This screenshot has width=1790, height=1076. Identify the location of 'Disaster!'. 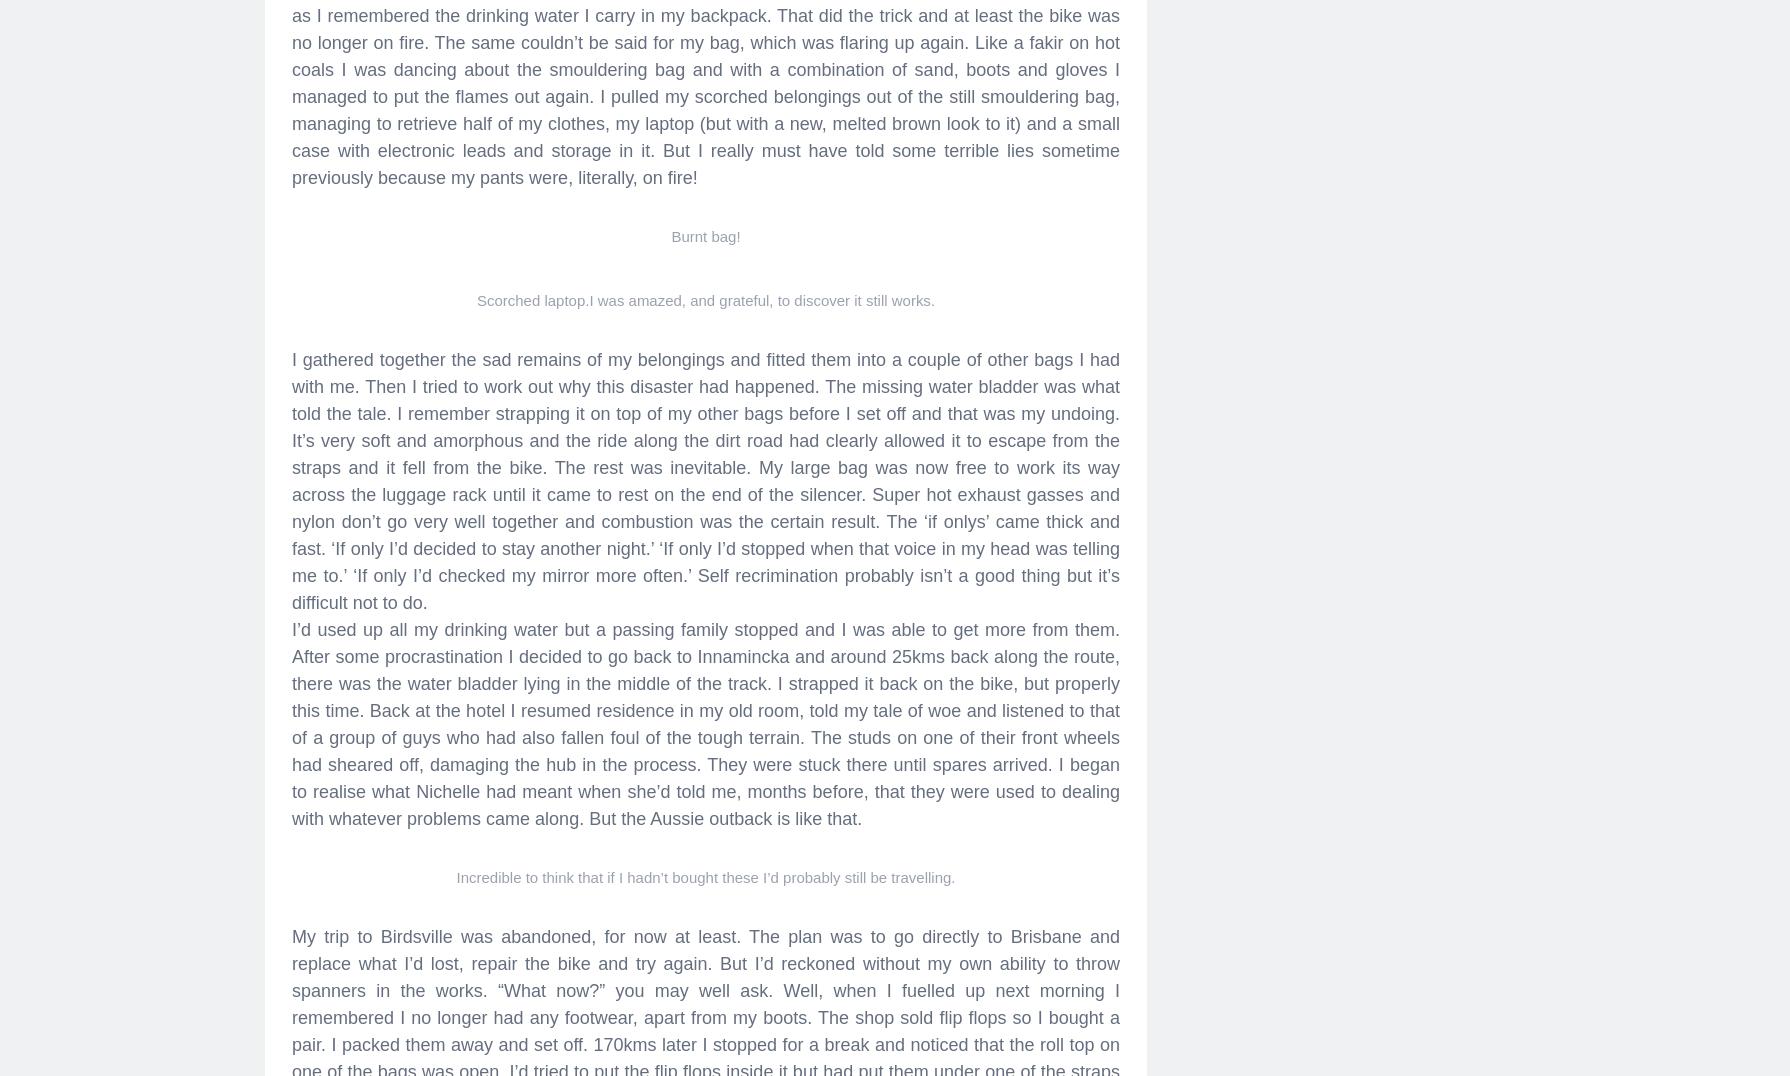
(704, 327).